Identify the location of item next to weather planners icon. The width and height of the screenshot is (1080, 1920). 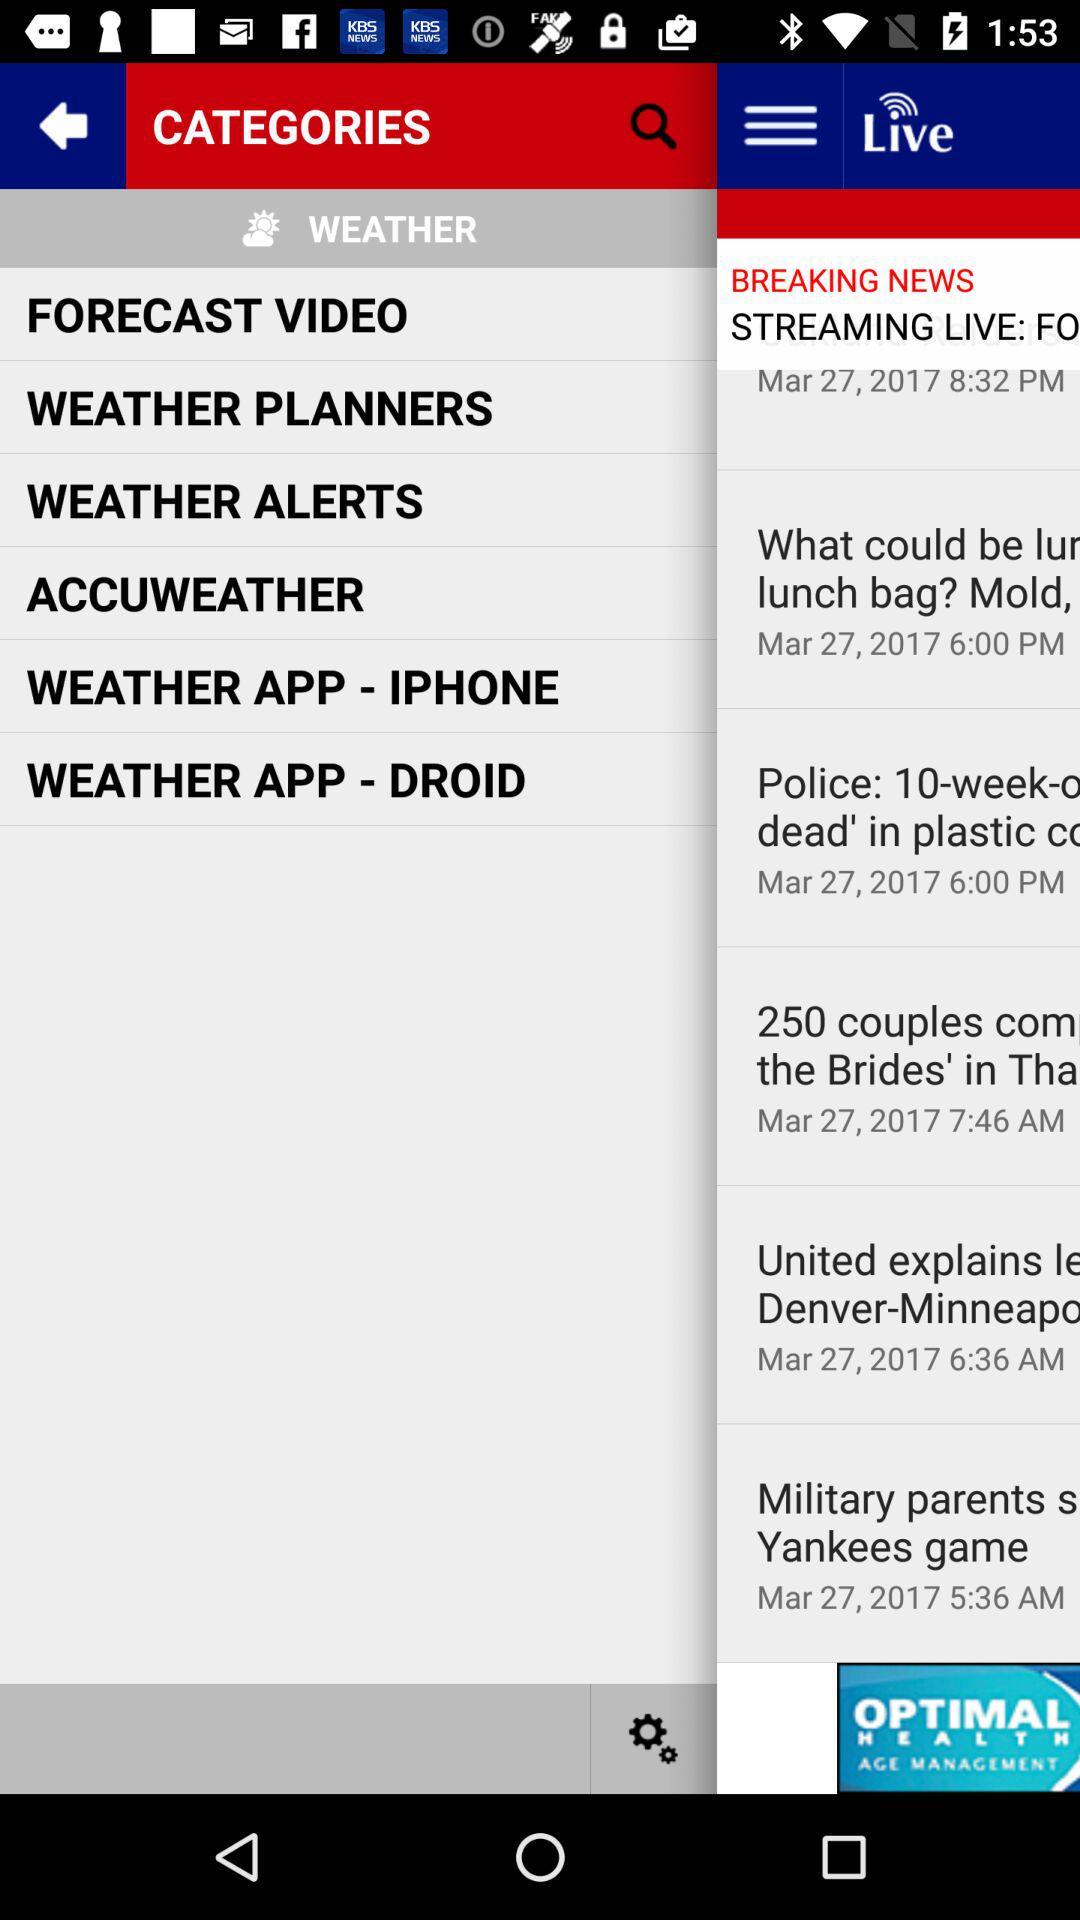
(918, 329).